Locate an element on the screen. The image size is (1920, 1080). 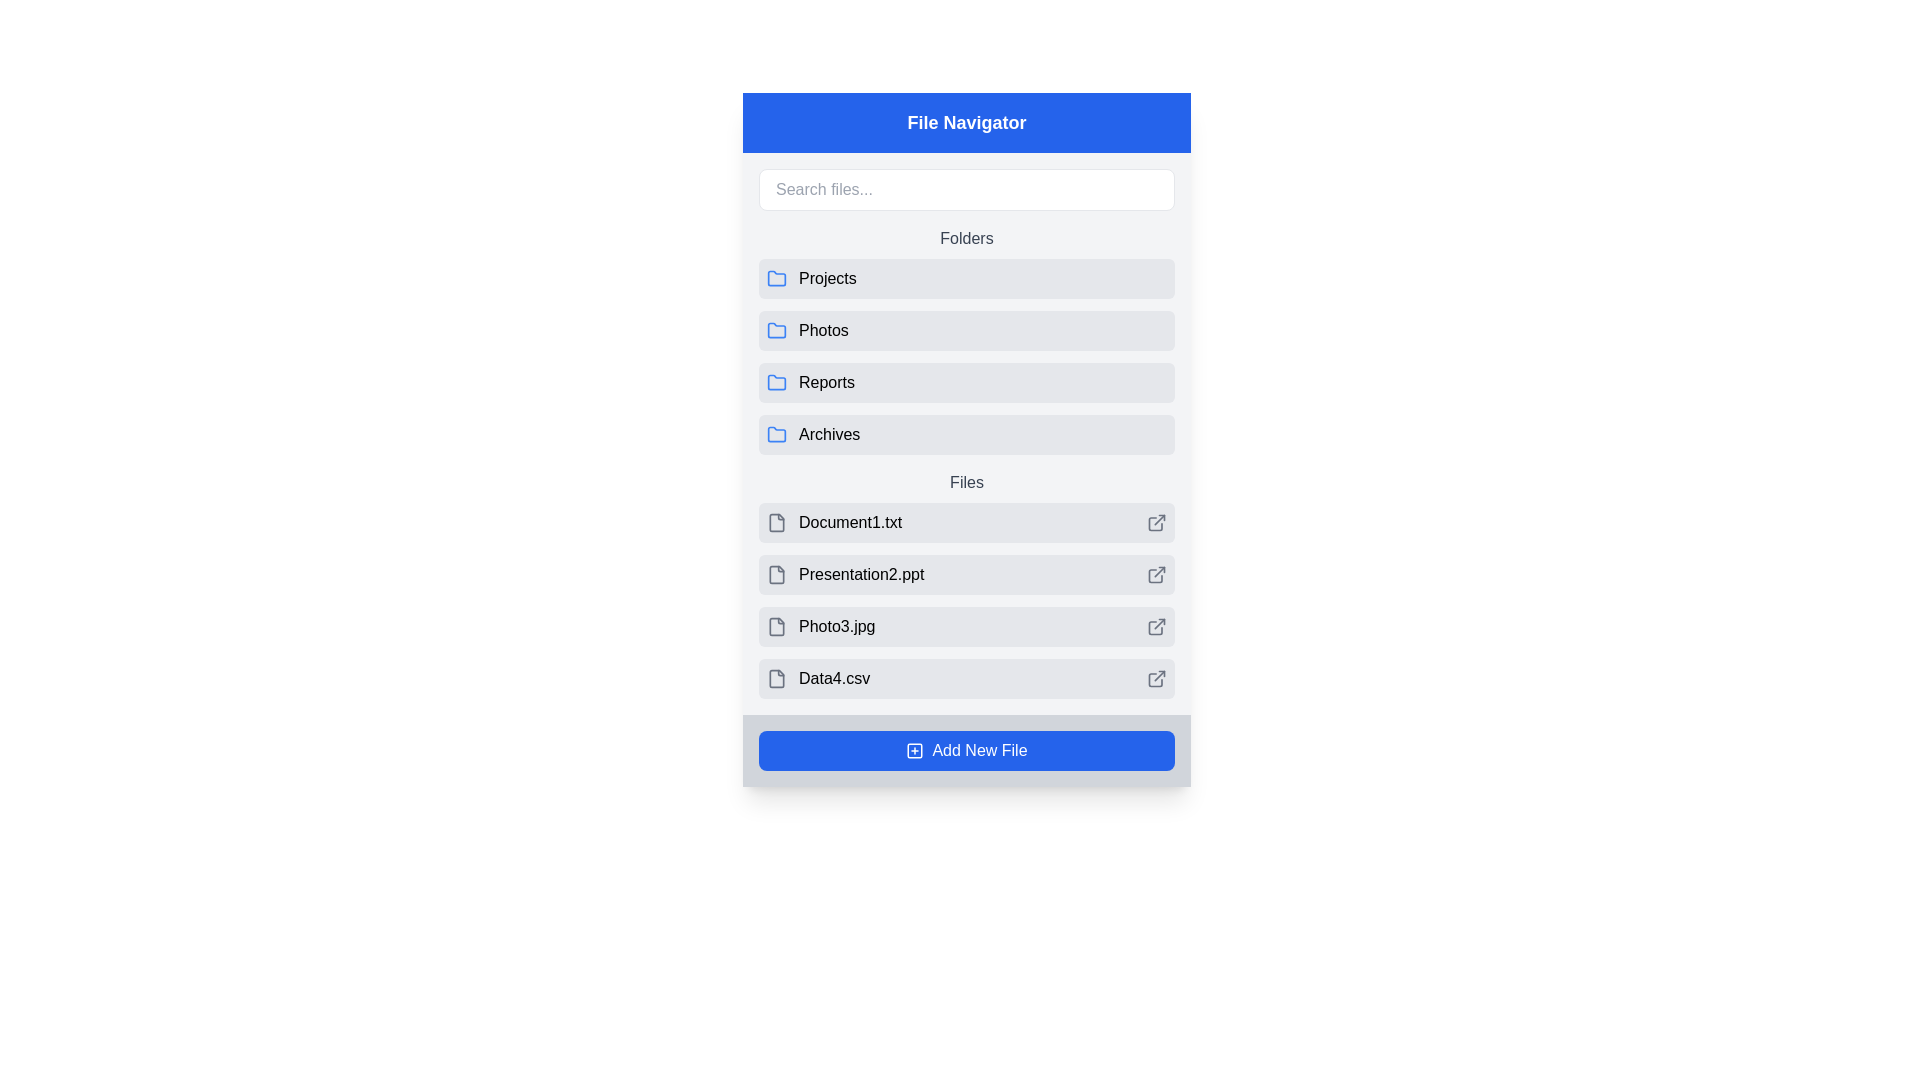
the file icon representing 'Document1.txt' is located at coordinates (776, 522).